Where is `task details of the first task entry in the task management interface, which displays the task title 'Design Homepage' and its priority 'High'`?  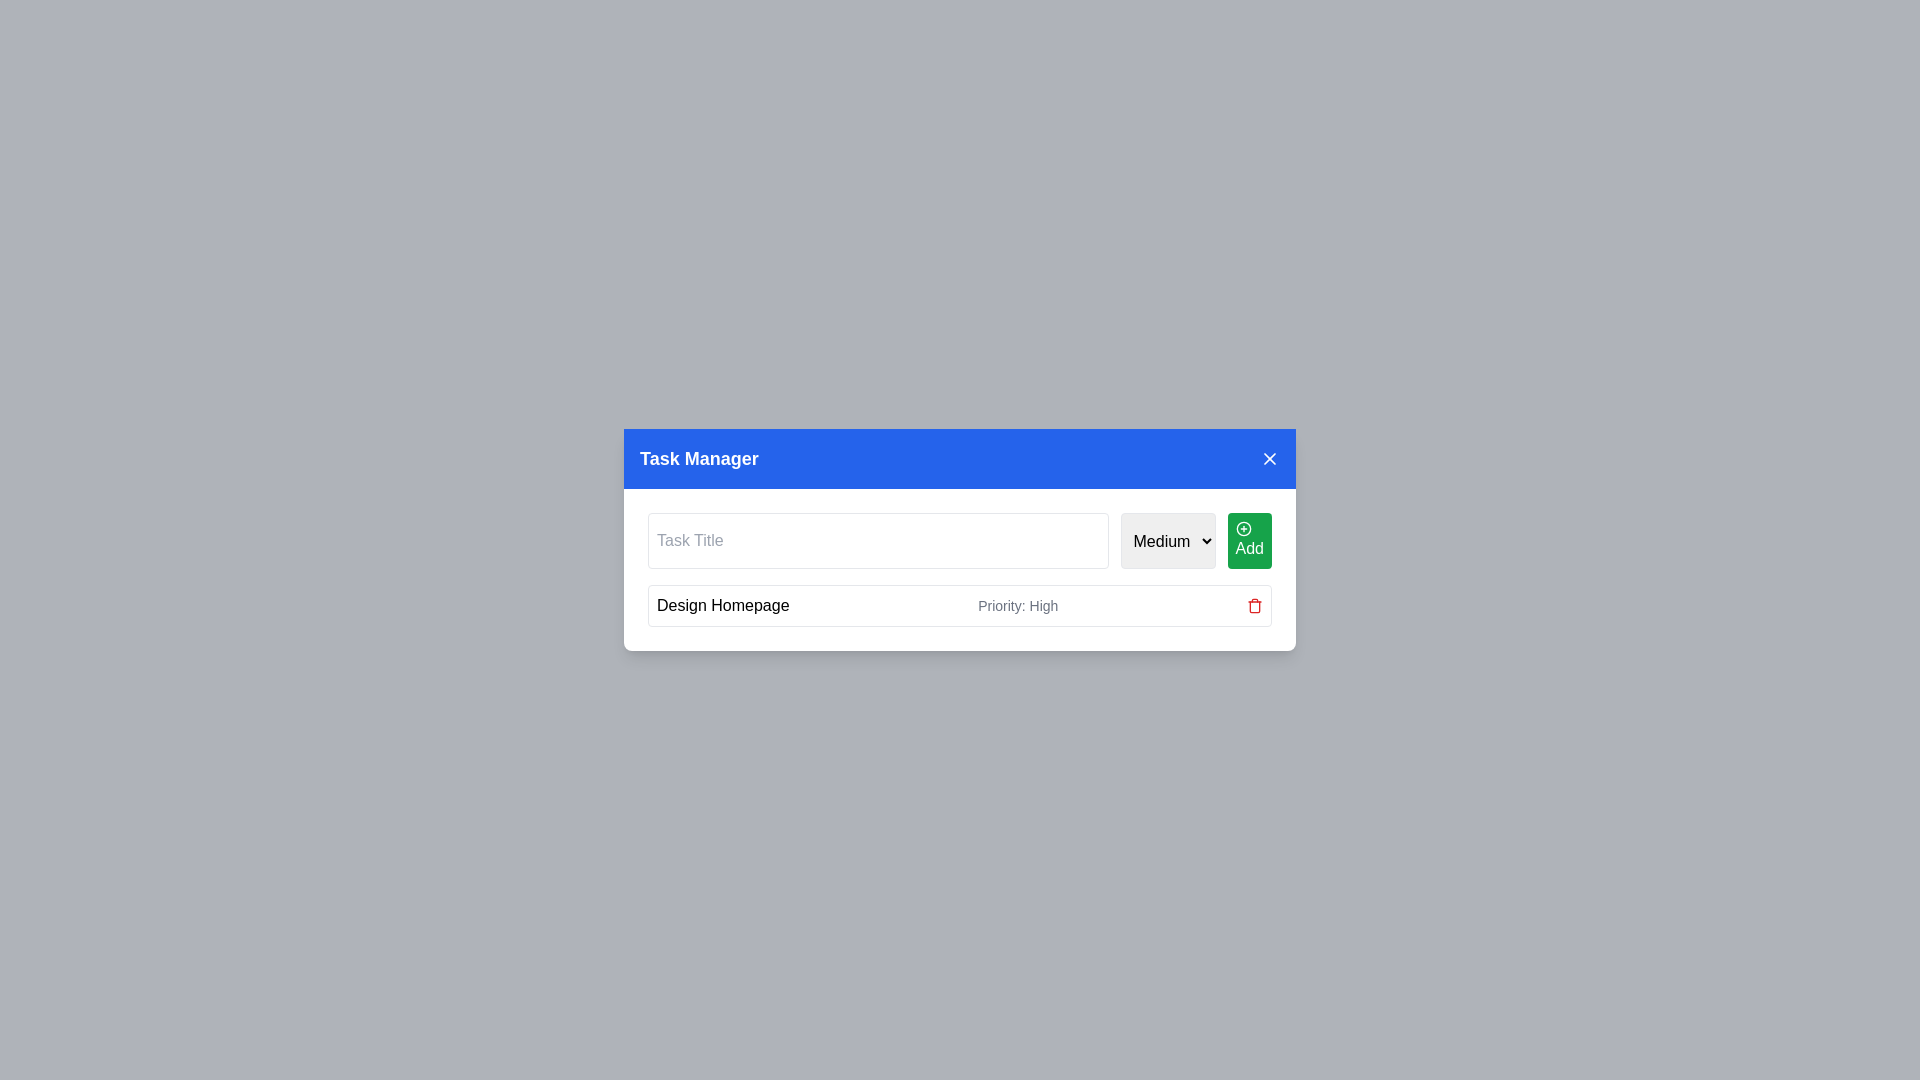 task details of the first task entry in the task management interface, which displays the task title 'Design Homepage' and its priority 'High' is located at coordinates (960, 604).